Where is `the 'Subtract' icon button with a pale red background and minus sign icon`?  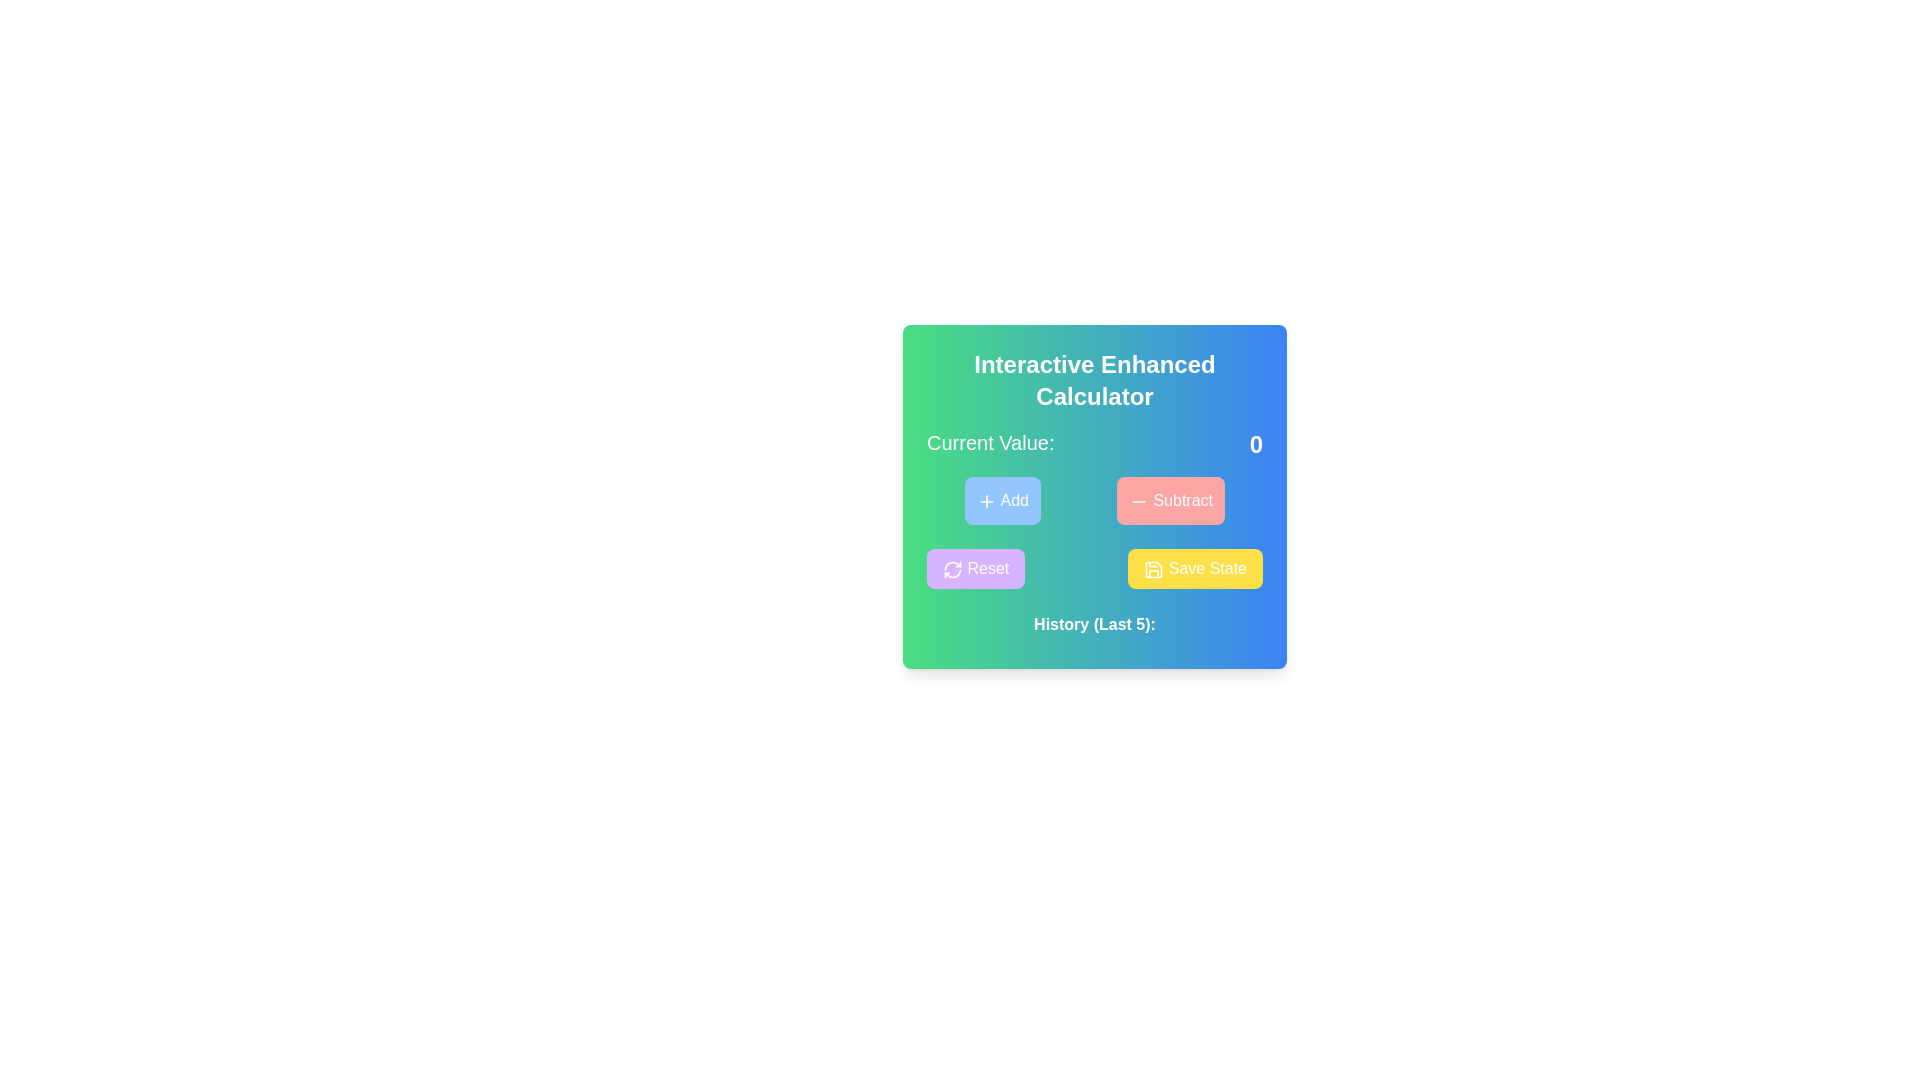
the 'Subtract' icon button with a pale red background and minus sign icon is located at coordinates (1138, 500).